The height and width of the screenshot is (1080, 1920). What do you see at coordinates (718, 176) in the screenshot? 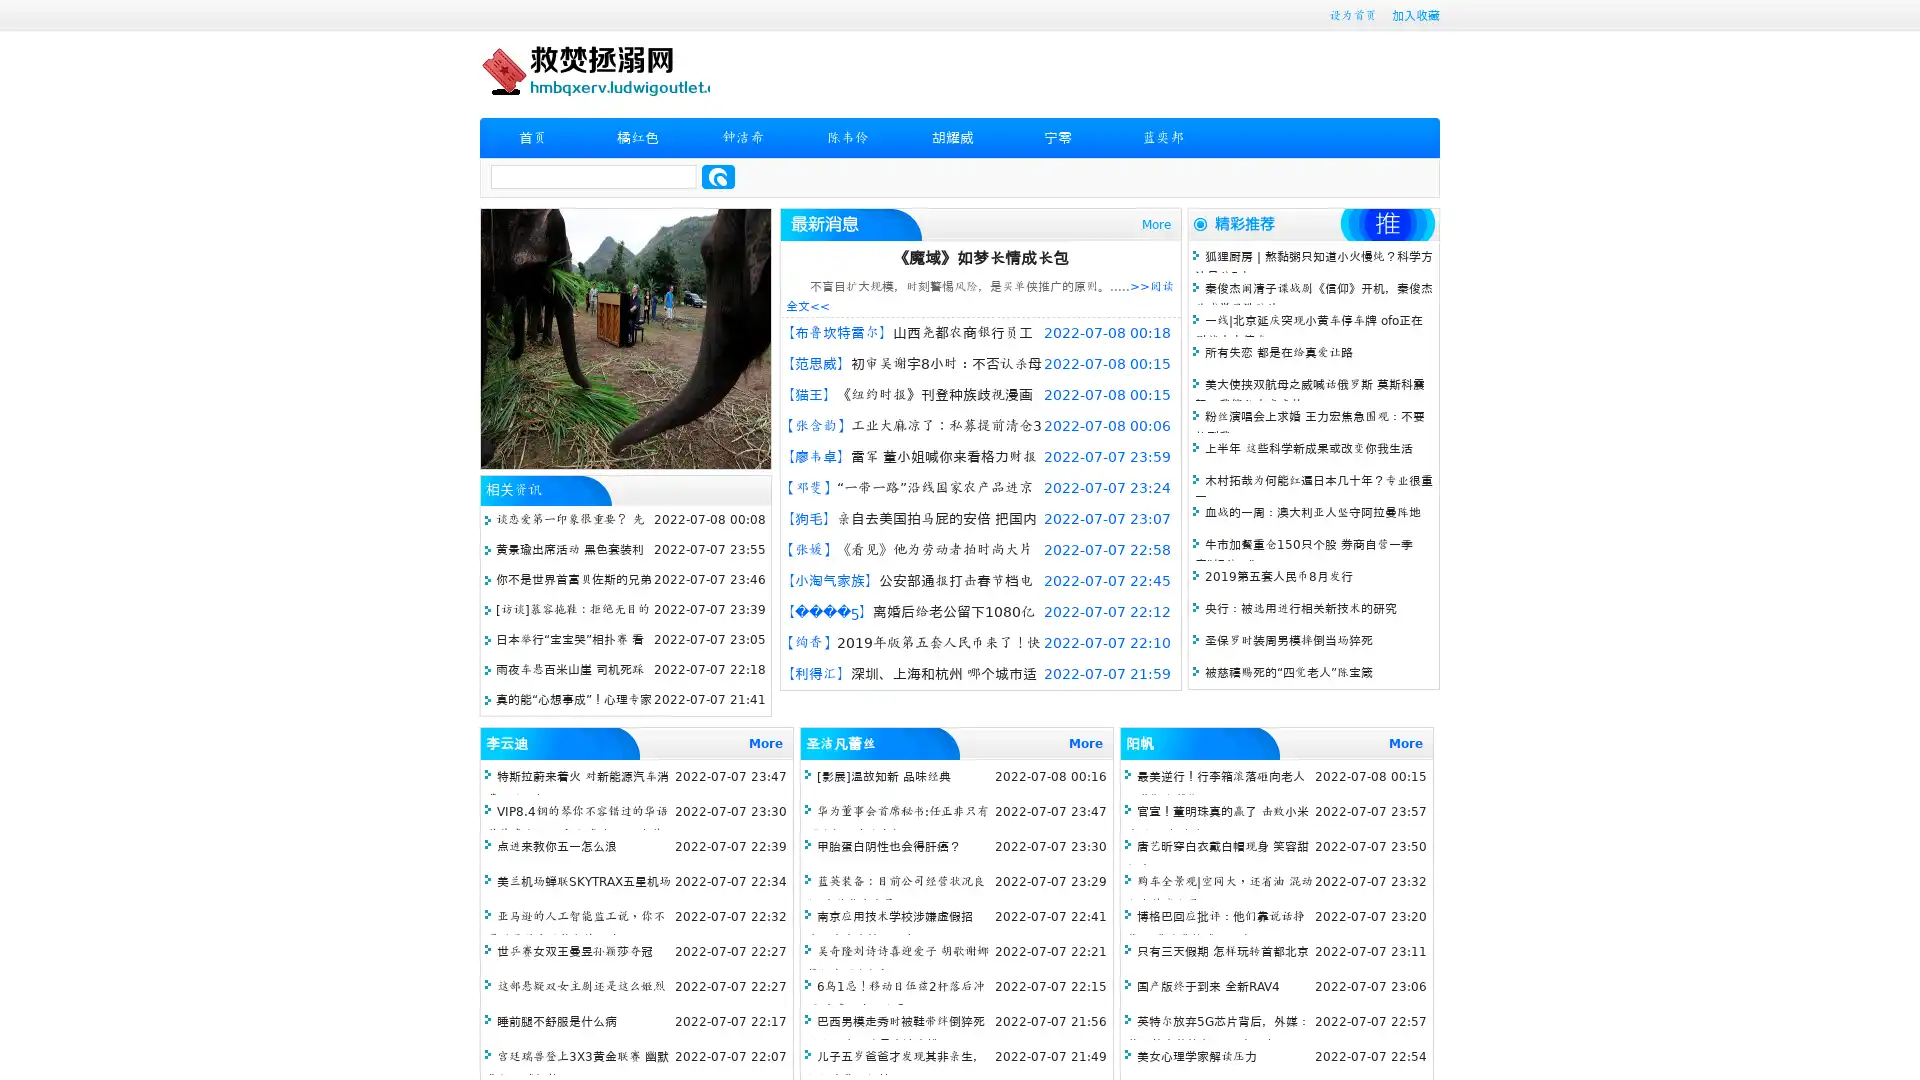
I see `Search` at bounding box center [718, 176].